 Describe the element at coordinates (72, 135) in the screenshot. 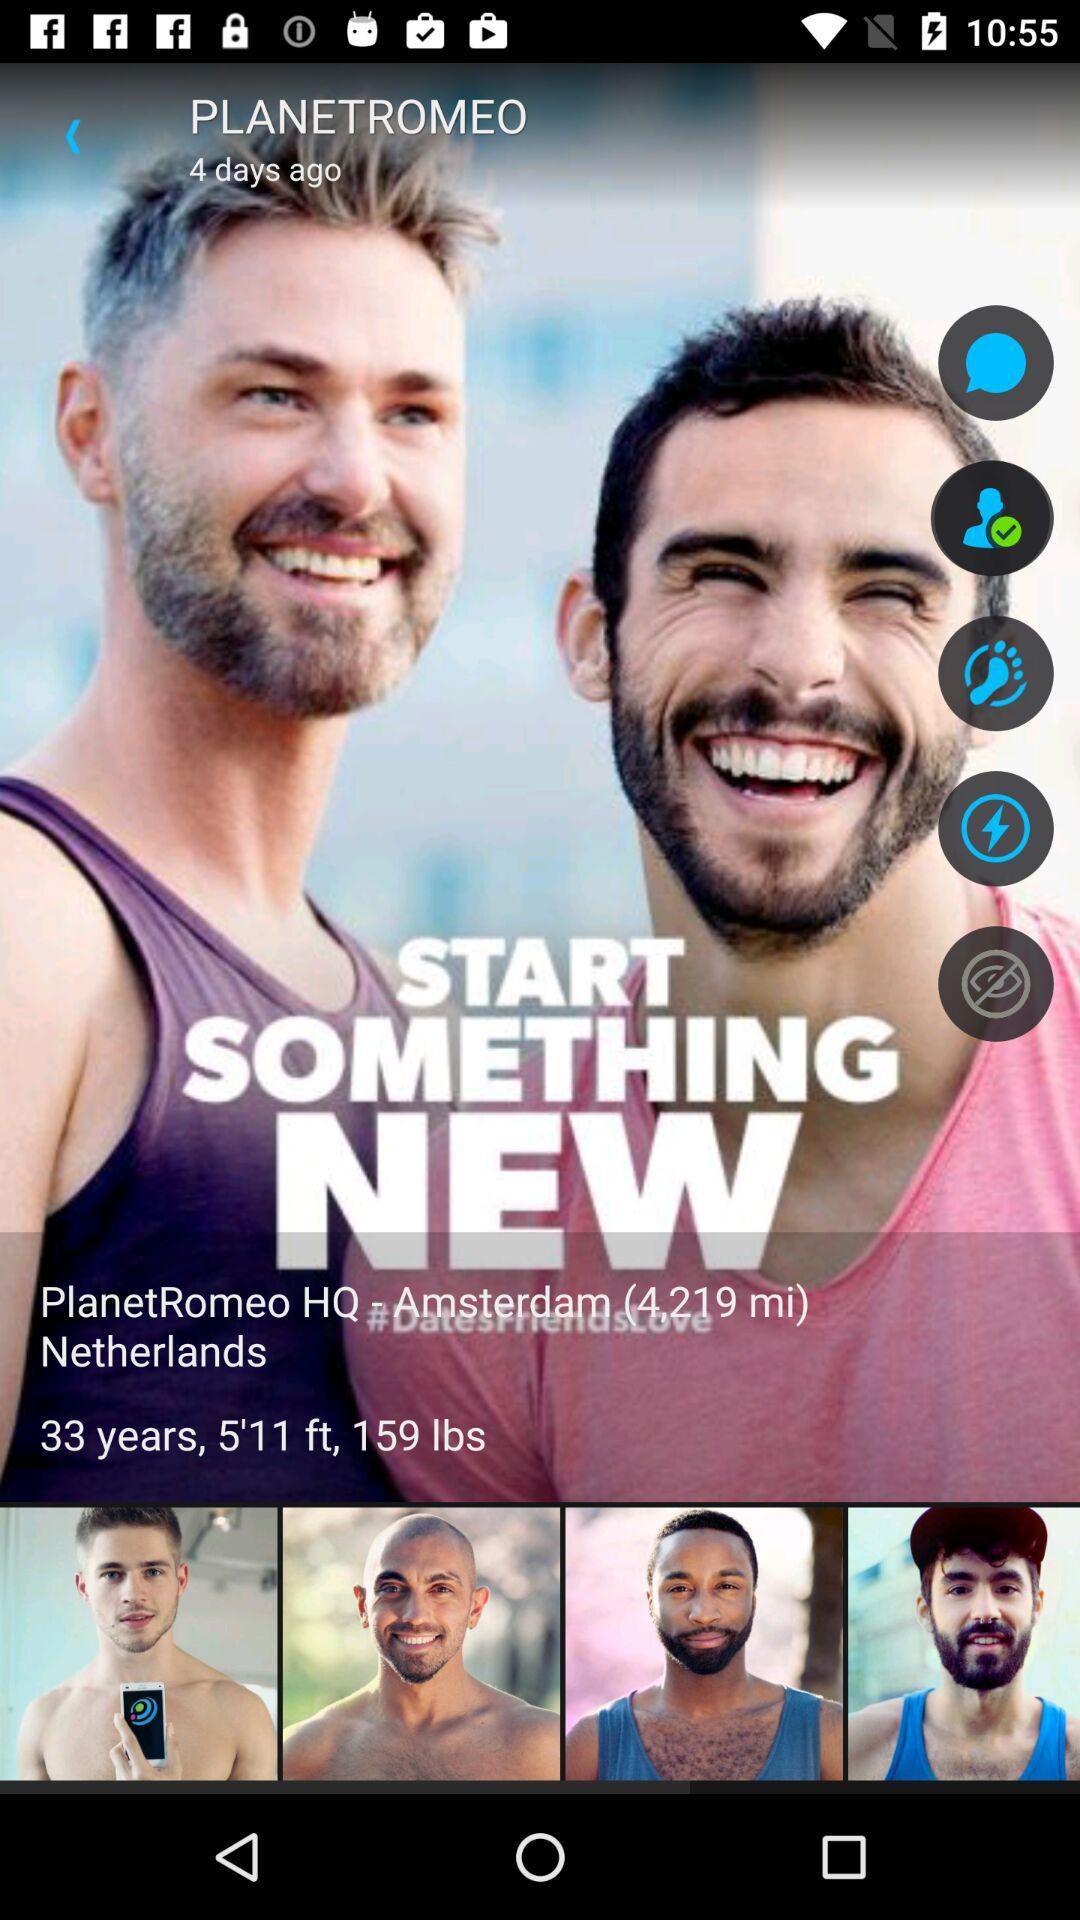

I see `item above the planetromeo hq amsterdam icon` at that location.